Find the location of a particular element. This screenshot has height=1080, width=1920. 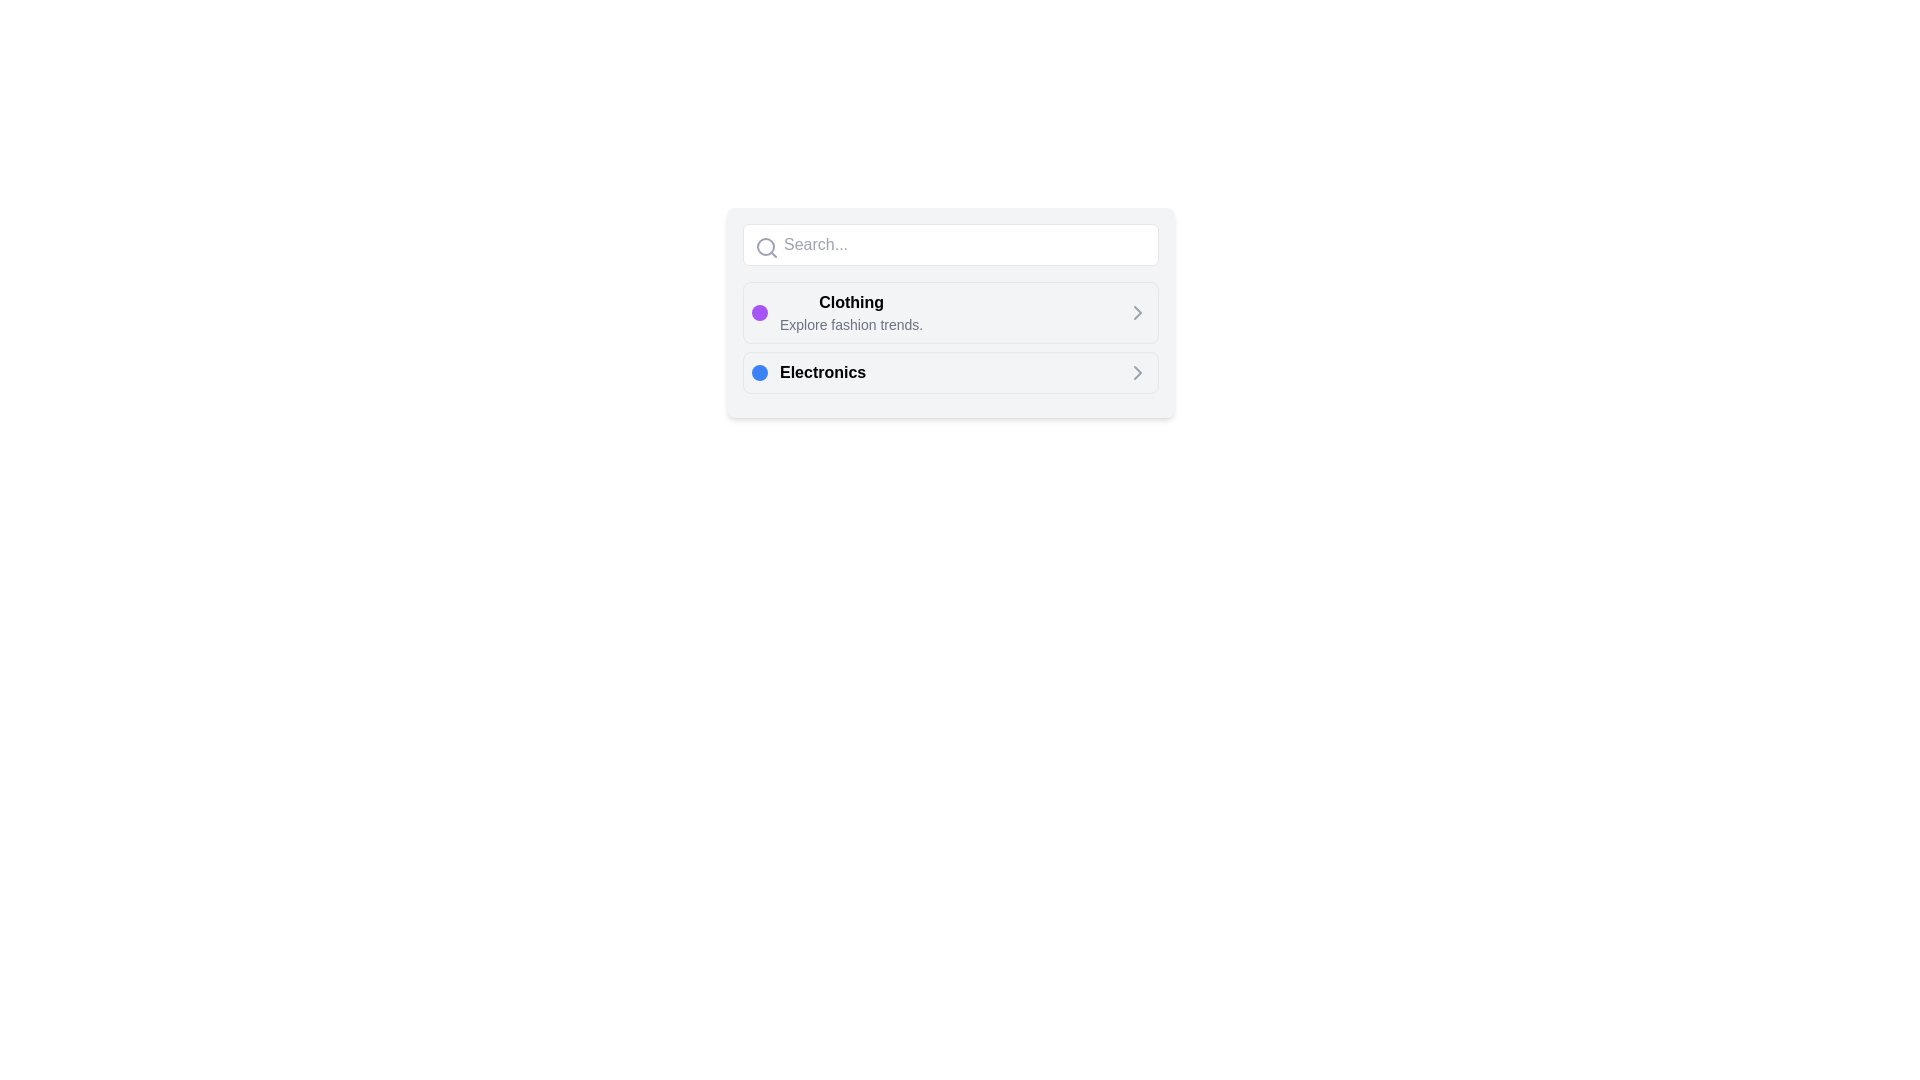

the right-pointing triangular Arrow icon located on the far right side of the 'Electronics' list item, adjacent to the text 'Electronics' is located at coordinates (1137, 373).